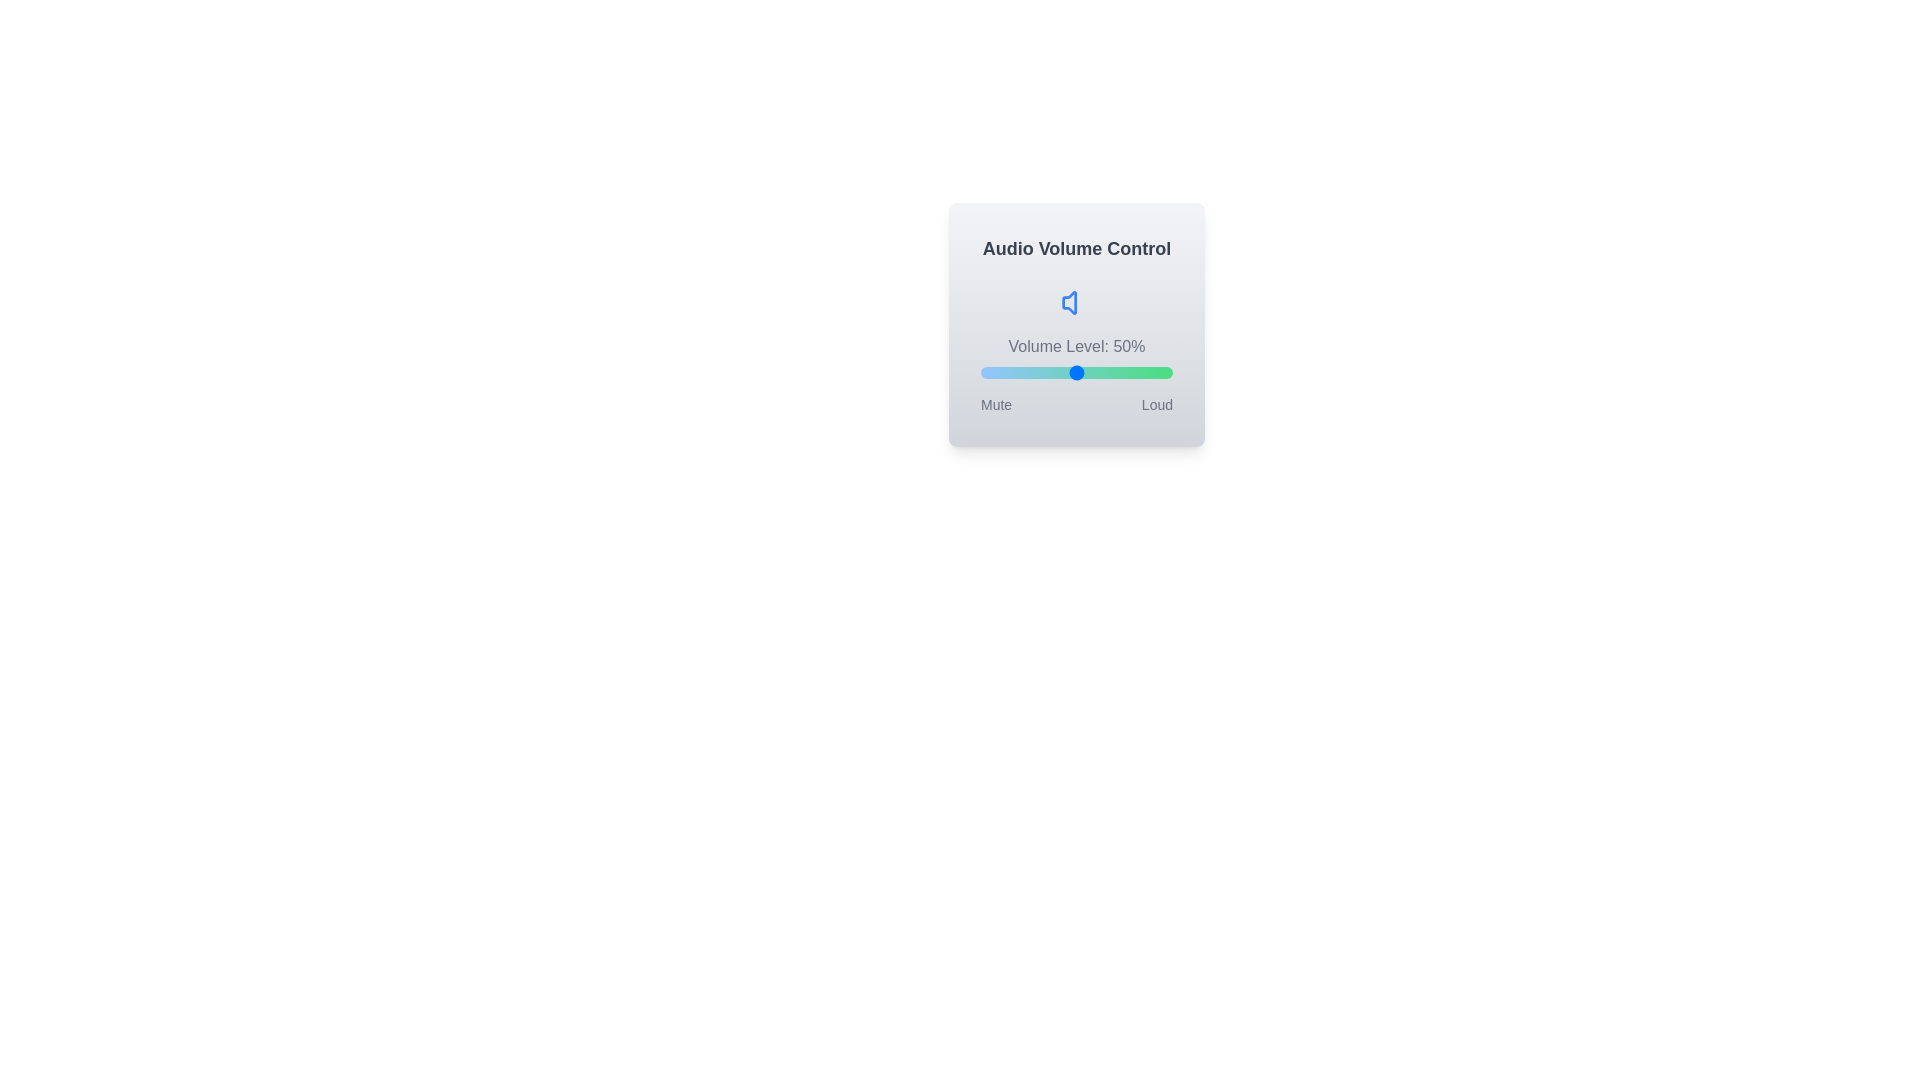  I want to click on the Loud label to interact with it, so click(1157, 405).